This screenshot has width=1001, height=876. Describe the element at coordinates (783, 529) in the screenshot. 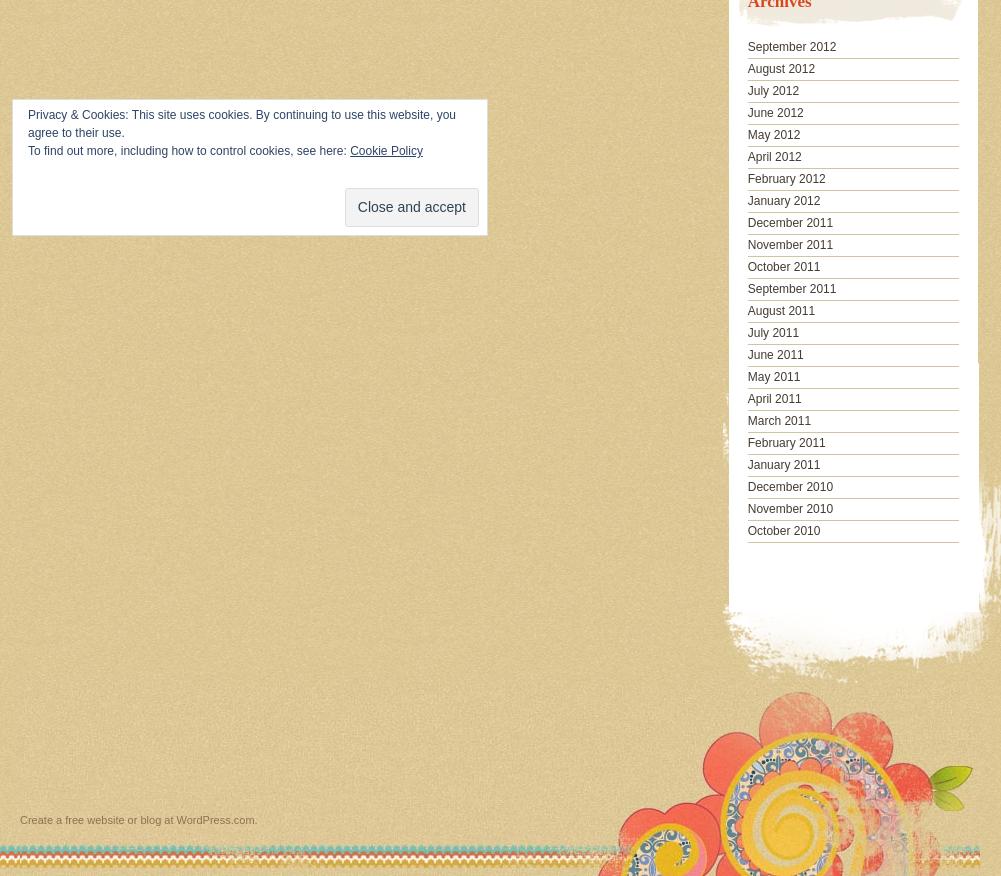

I see `'October 2010'` at that location.